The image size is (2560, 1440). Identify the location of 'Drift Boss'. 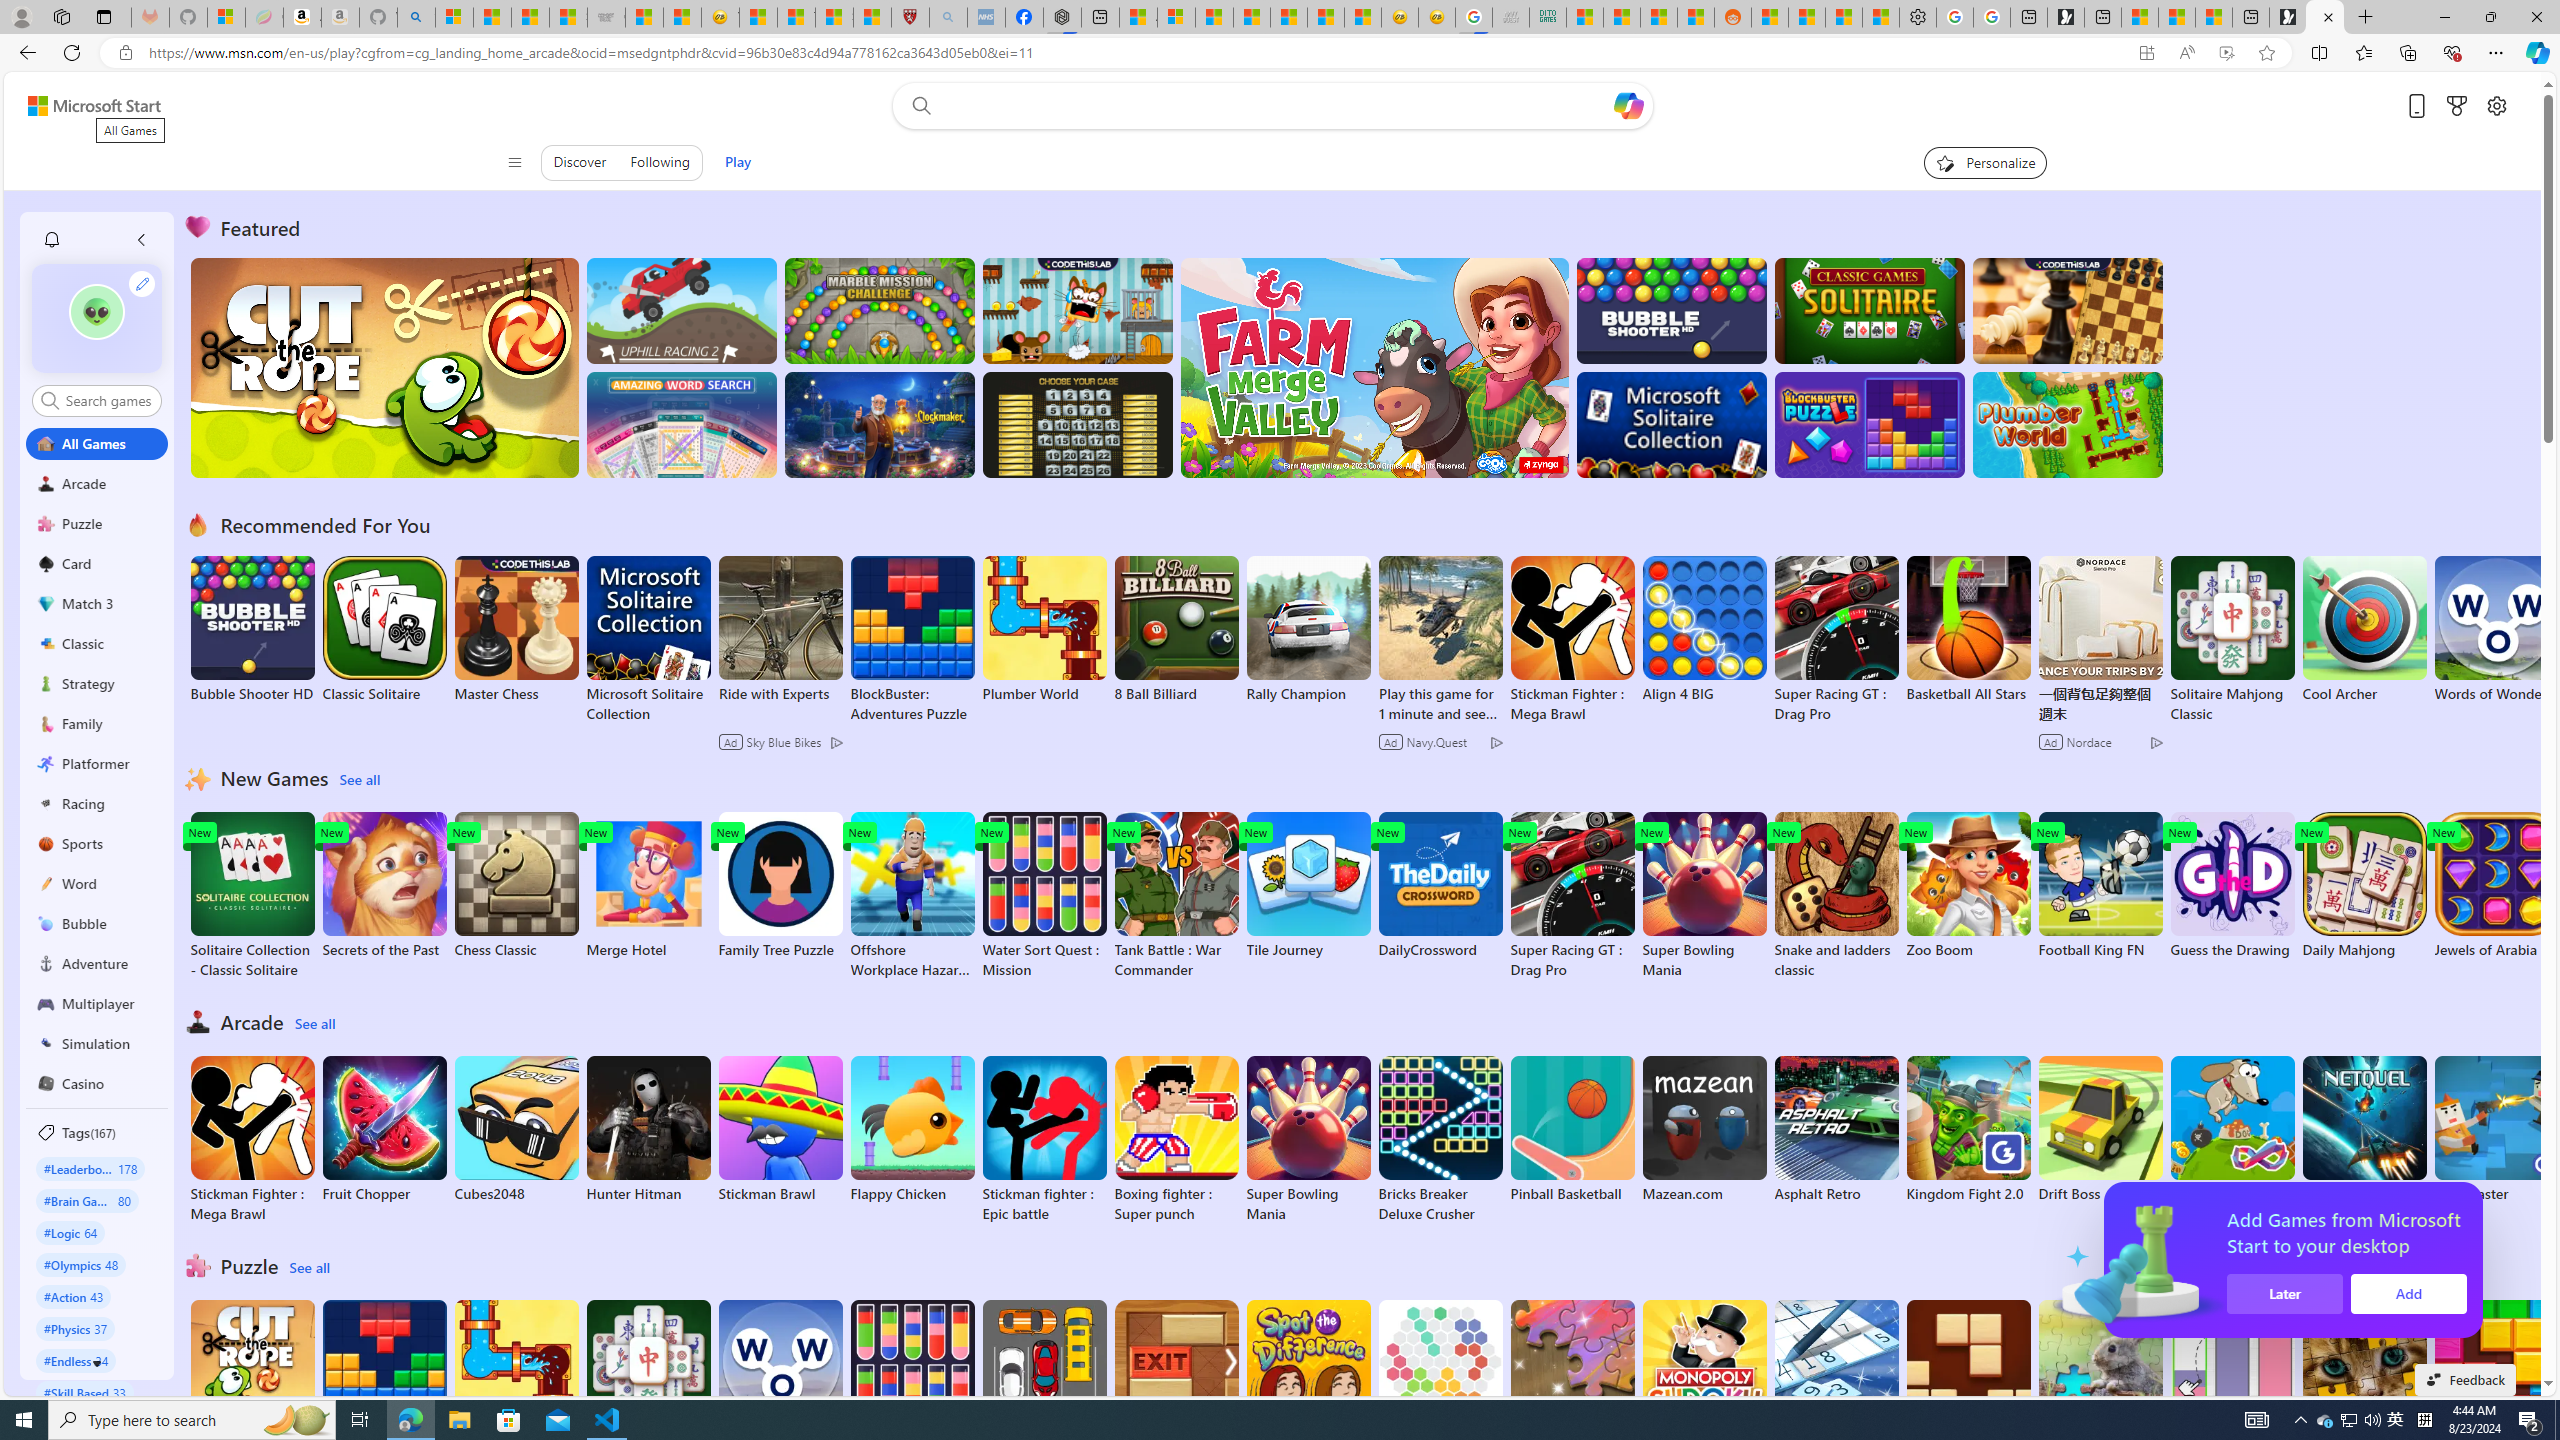
(2099, 1129).